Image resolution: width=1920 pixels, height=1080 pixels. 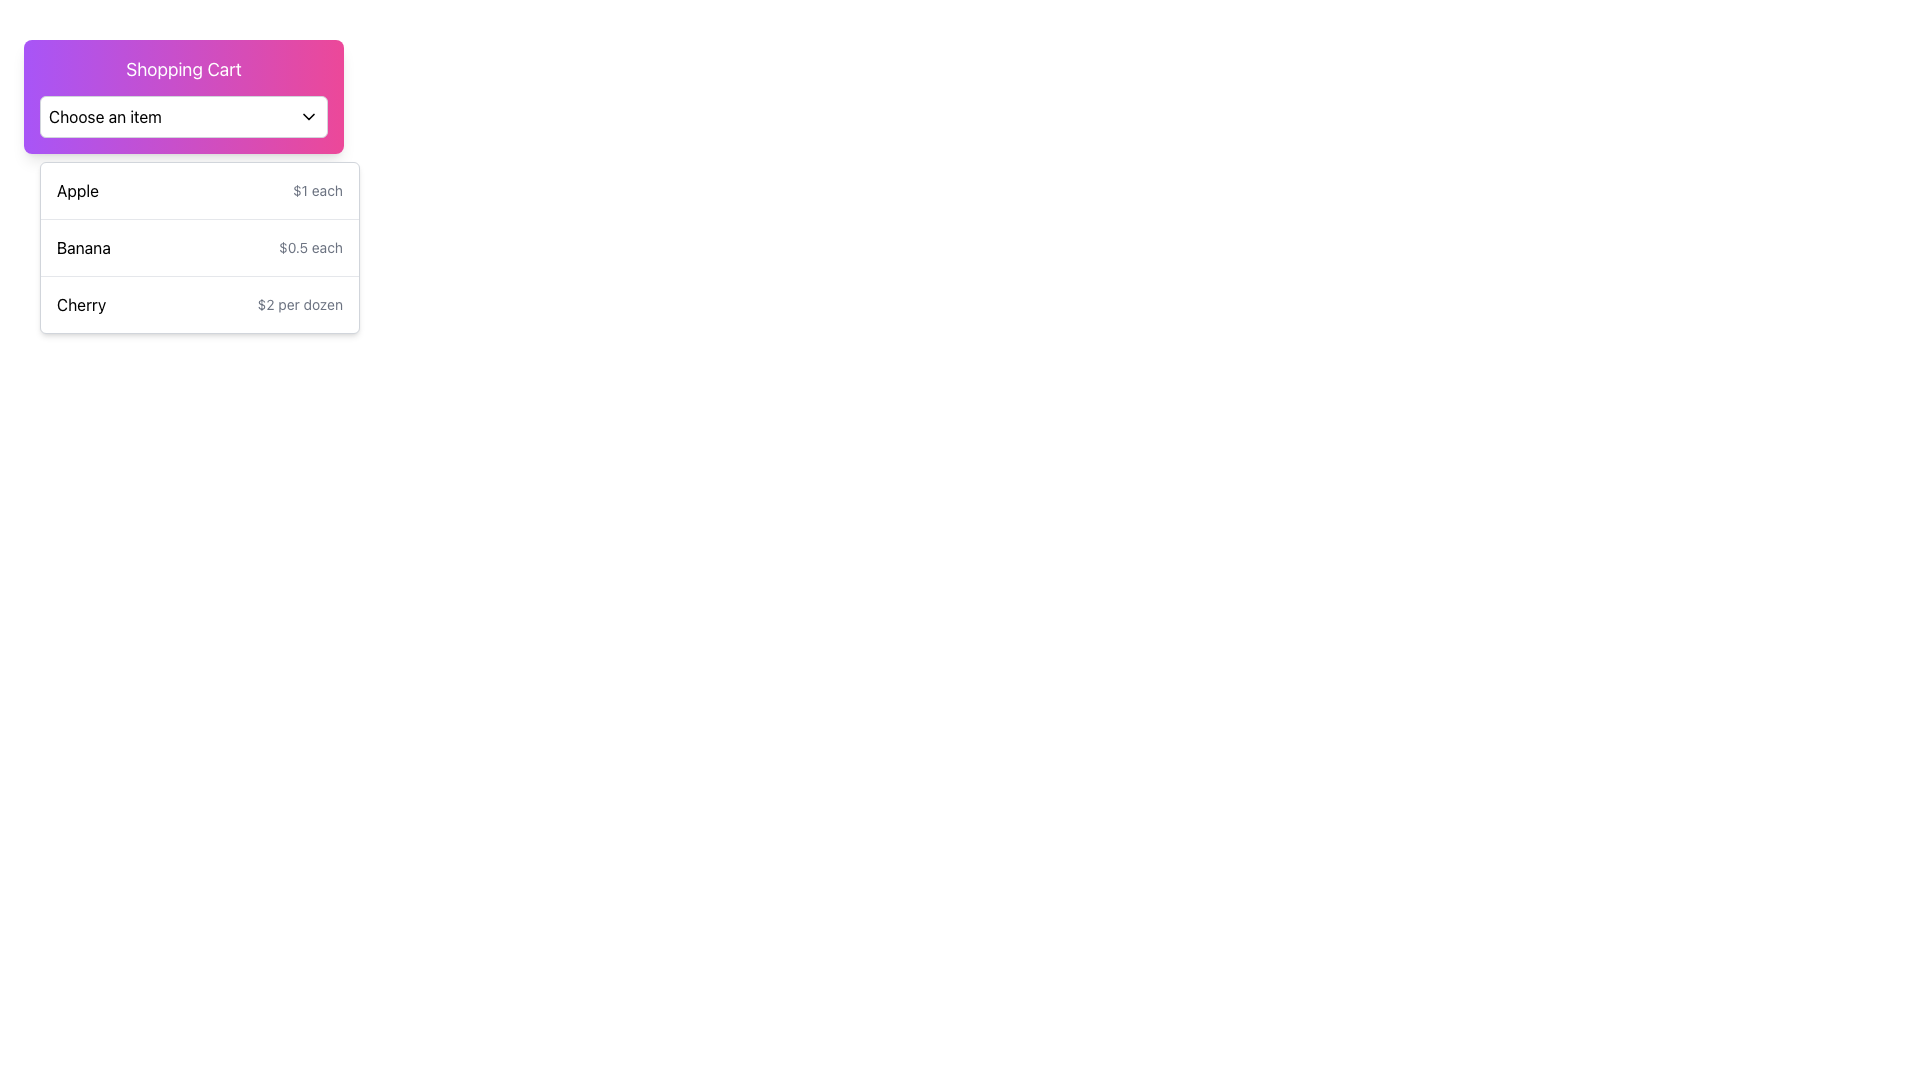 I want to click on the Button-like list item labeled 'Apple' with the price '$1 each' in the Shopping Cart section, so click(x=200, y=191).